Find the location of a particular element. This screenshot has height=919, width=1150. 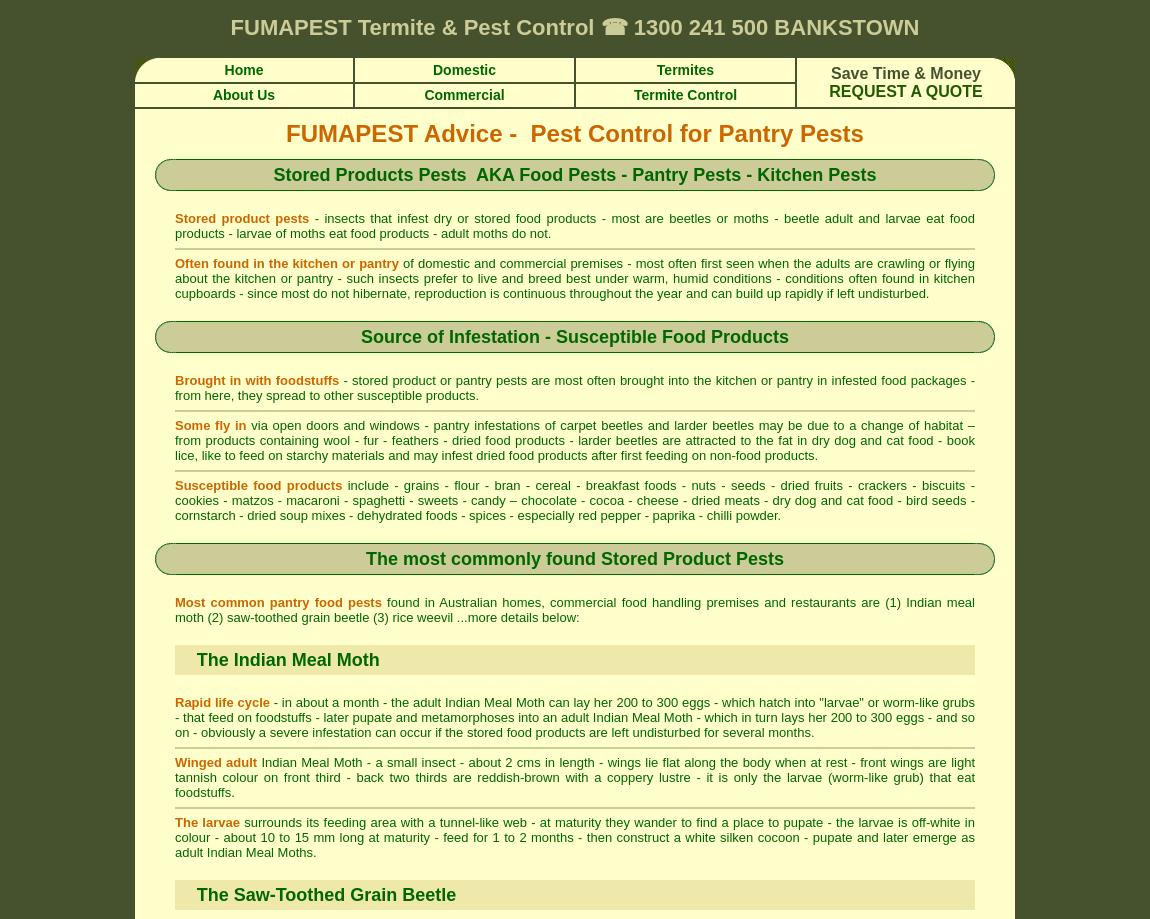

'About Us' is located at coordinates (242, 94).